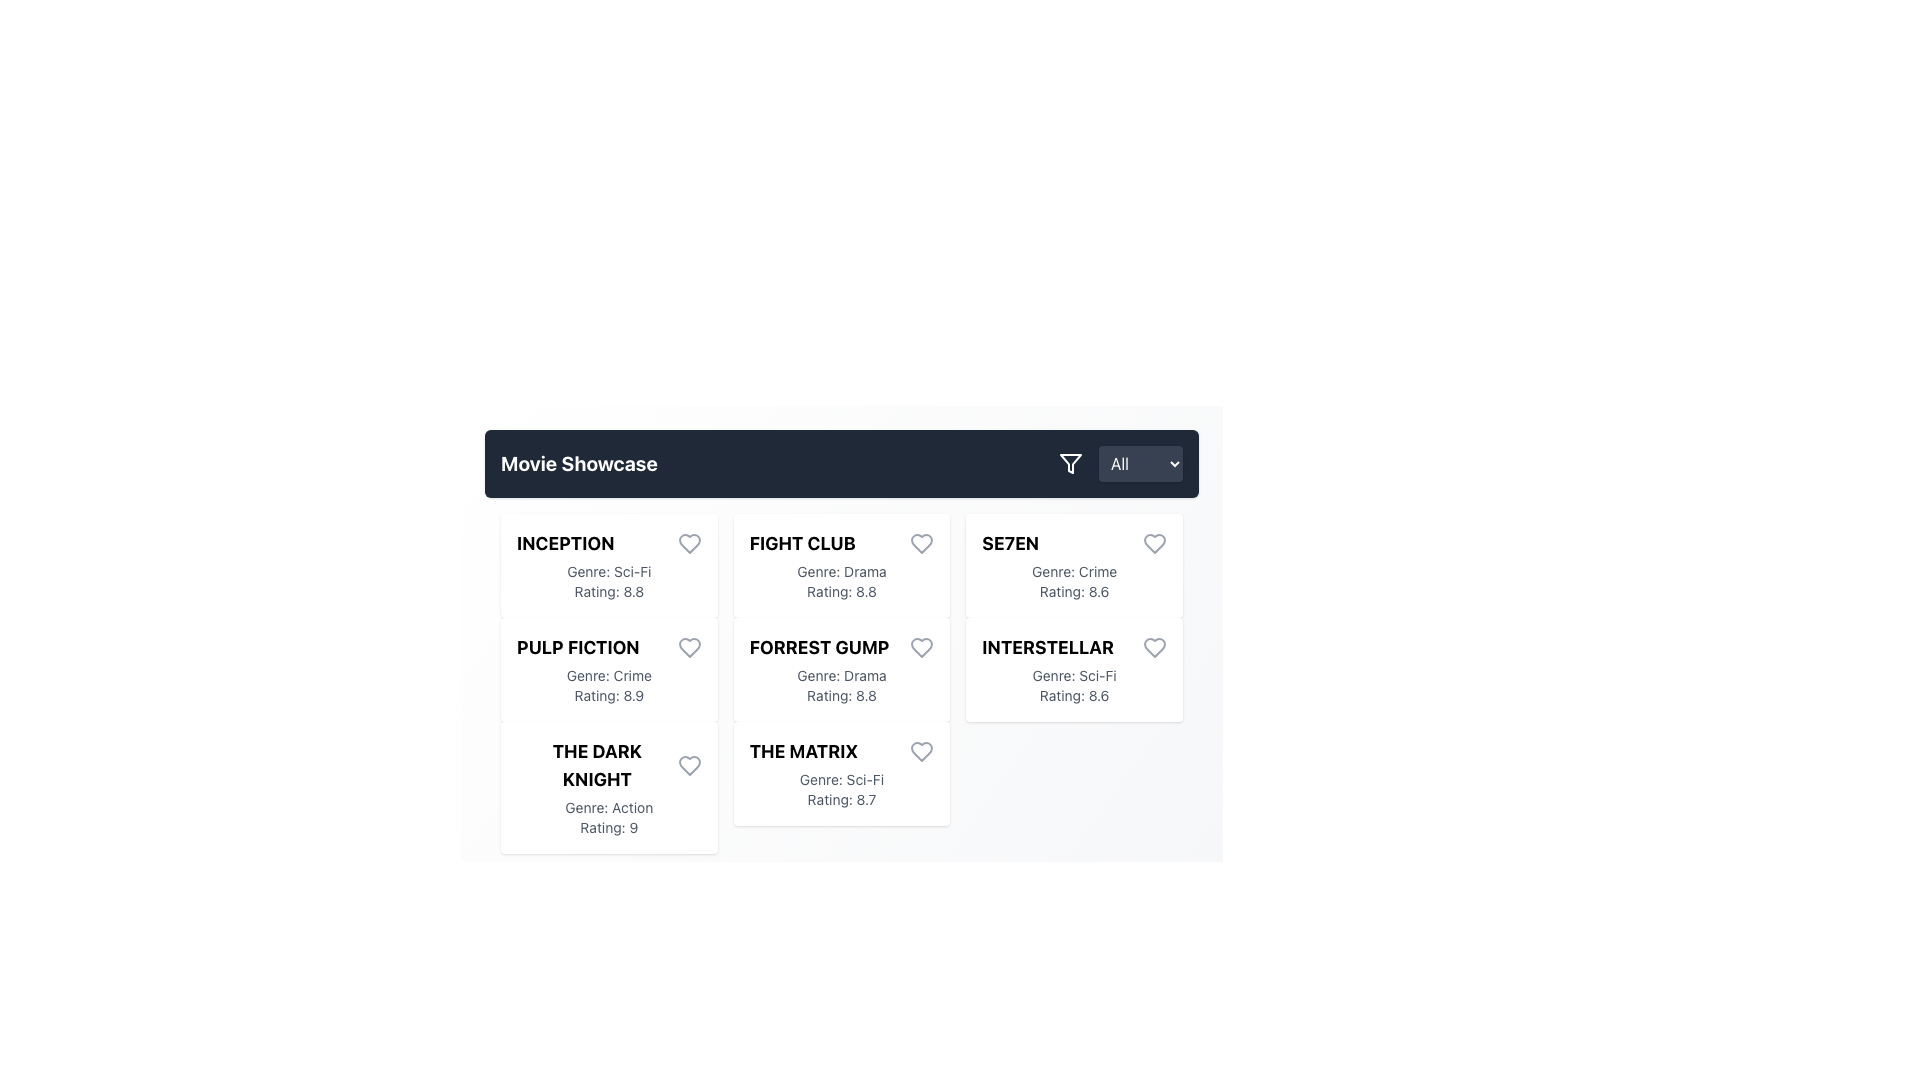  Describe the element at coordinates (1047, 648) in the screenshot. I see `the text label styled as a headline displaying 'Interstellar', located in the bottom-right content card of the grid layout, positioned below the SE7EN card and to the right of the FORREST GUMP card` at that location.